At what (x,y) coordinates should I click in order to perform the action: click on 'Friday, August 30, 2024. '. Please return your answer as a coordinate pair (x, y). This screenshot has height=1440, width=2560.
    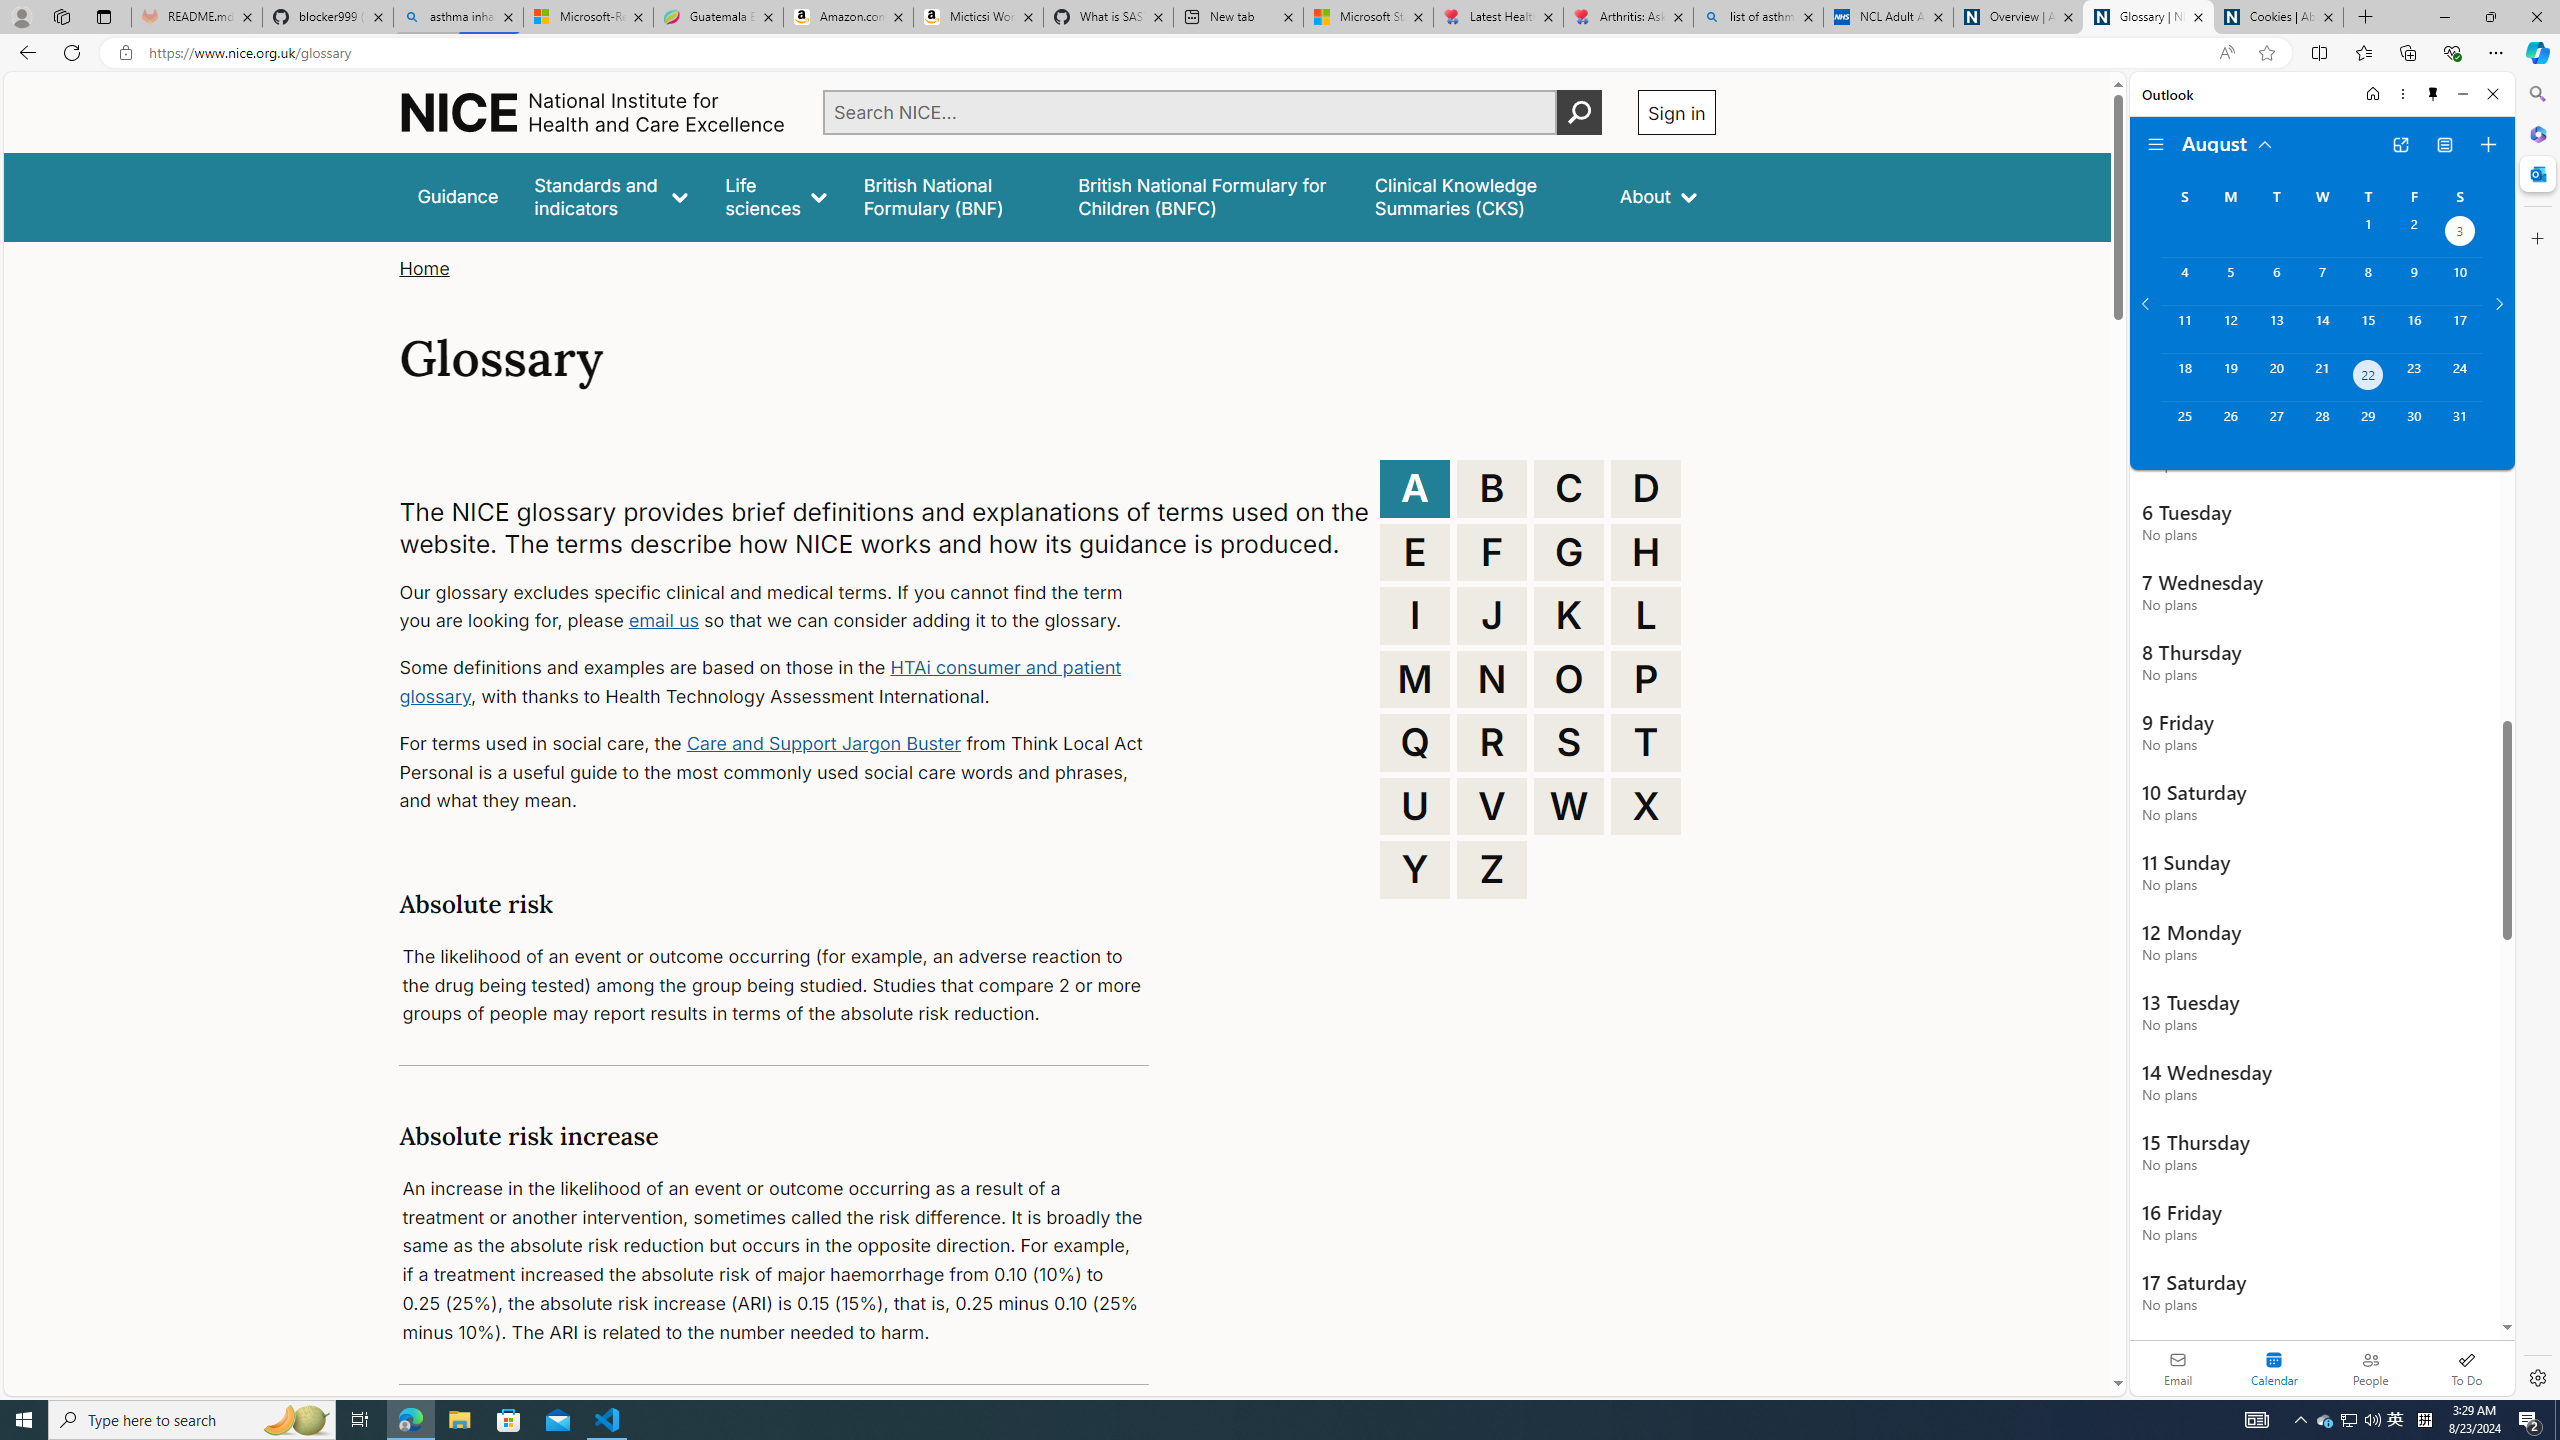
    Looking at the image, I should click on (2413, 425).